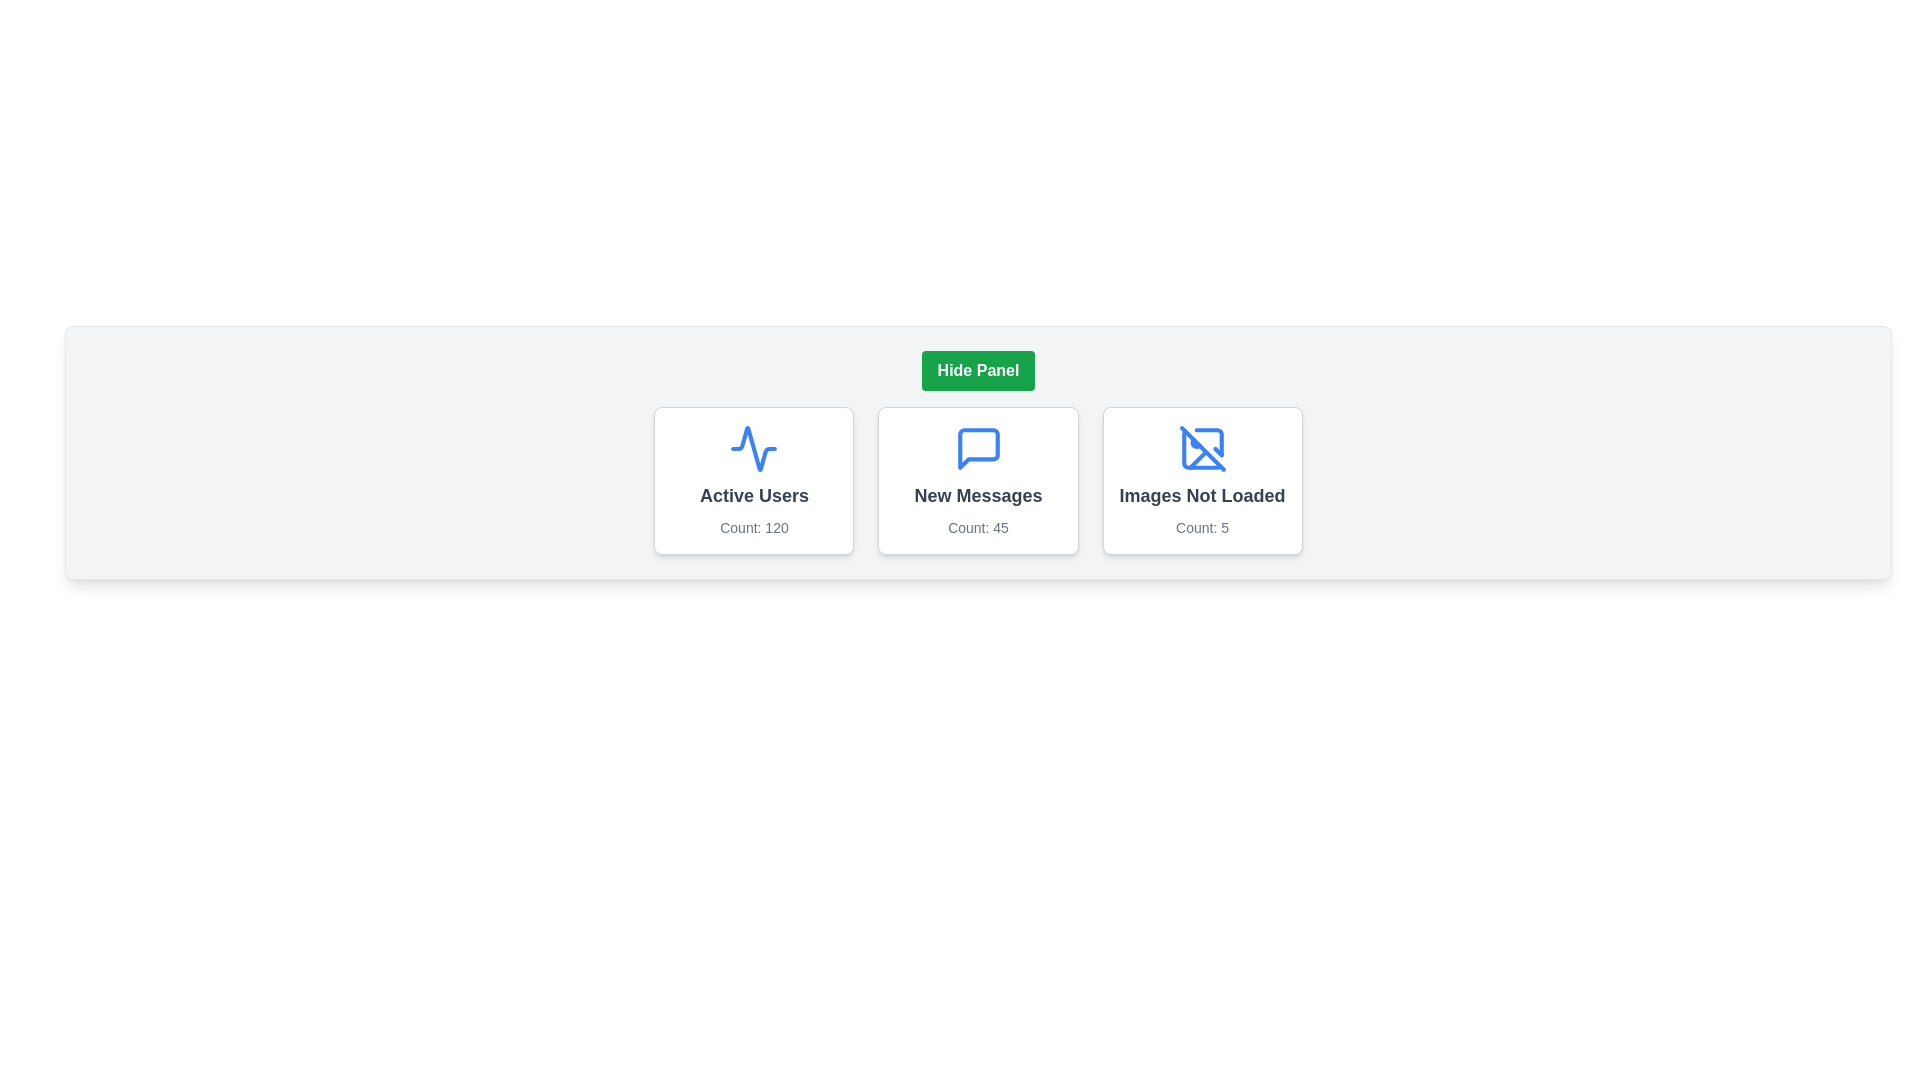  Describe the element at coordinates (978, 447) in the screenshot. I see `the blue speech bubble icon at the top-center of the 'New Messages' card, which has a minimalistic outline design and is positioned above the text 'New Messages' and 'Count: 45'` at that location.